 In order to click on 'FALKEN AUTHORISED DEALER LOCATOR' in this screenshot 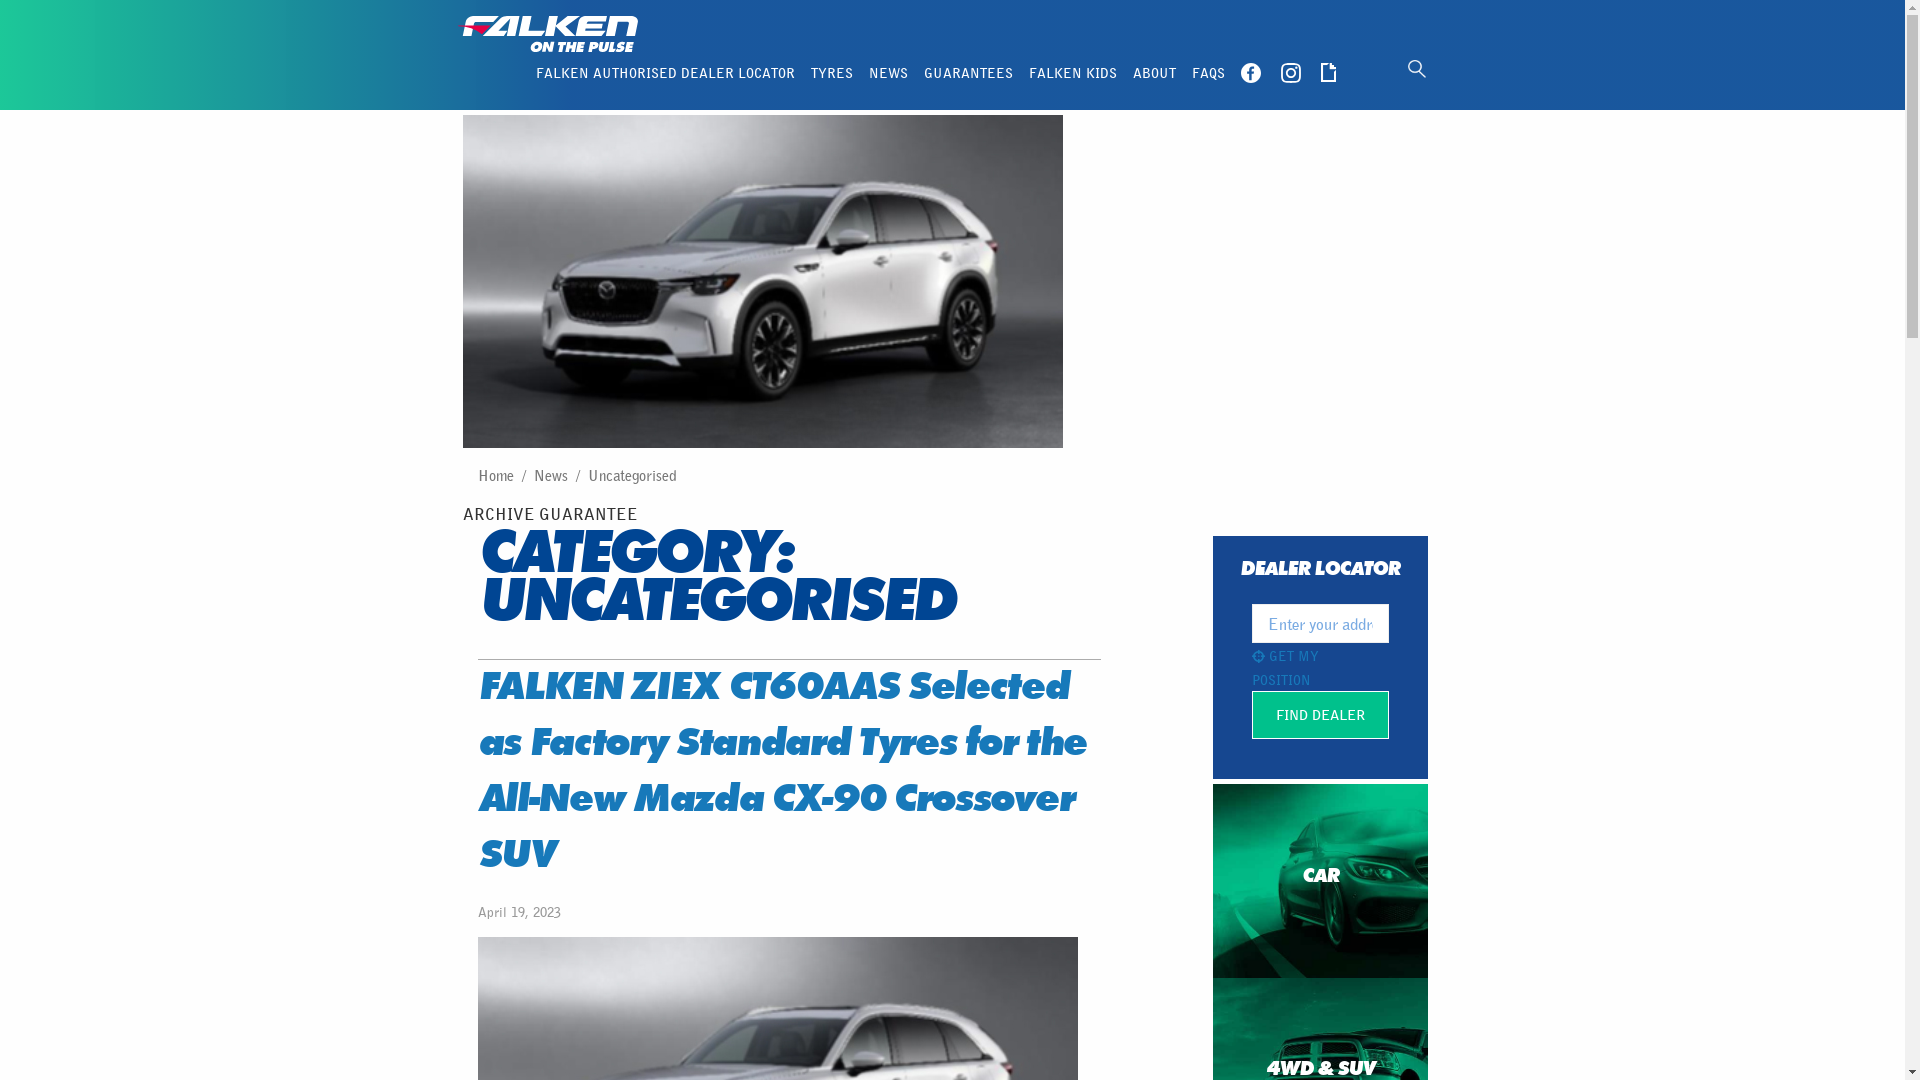, I will do `click(665, 72)`.